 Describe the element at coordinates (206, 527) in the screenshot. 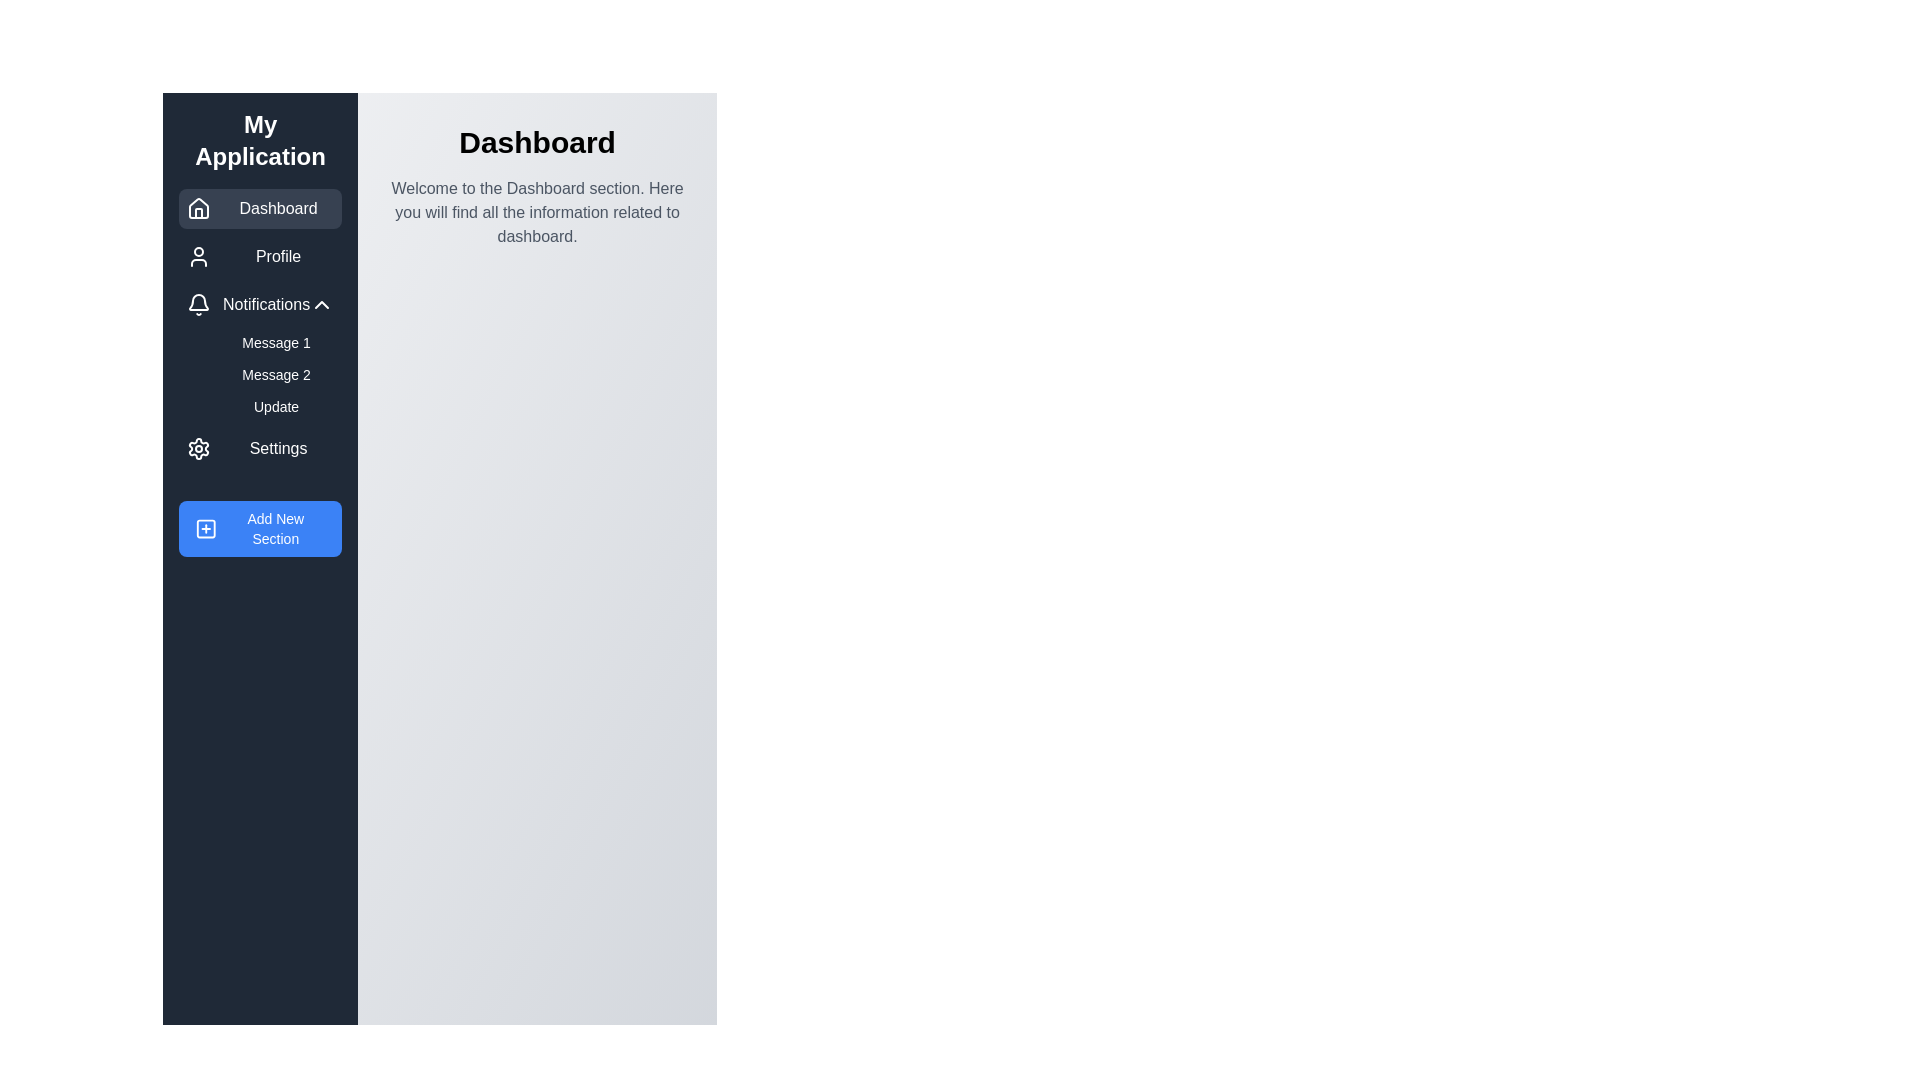

I see `the 'Add New Section' icon located at the bottom of the left navigation sidebar for accessibility purposes` at that location.